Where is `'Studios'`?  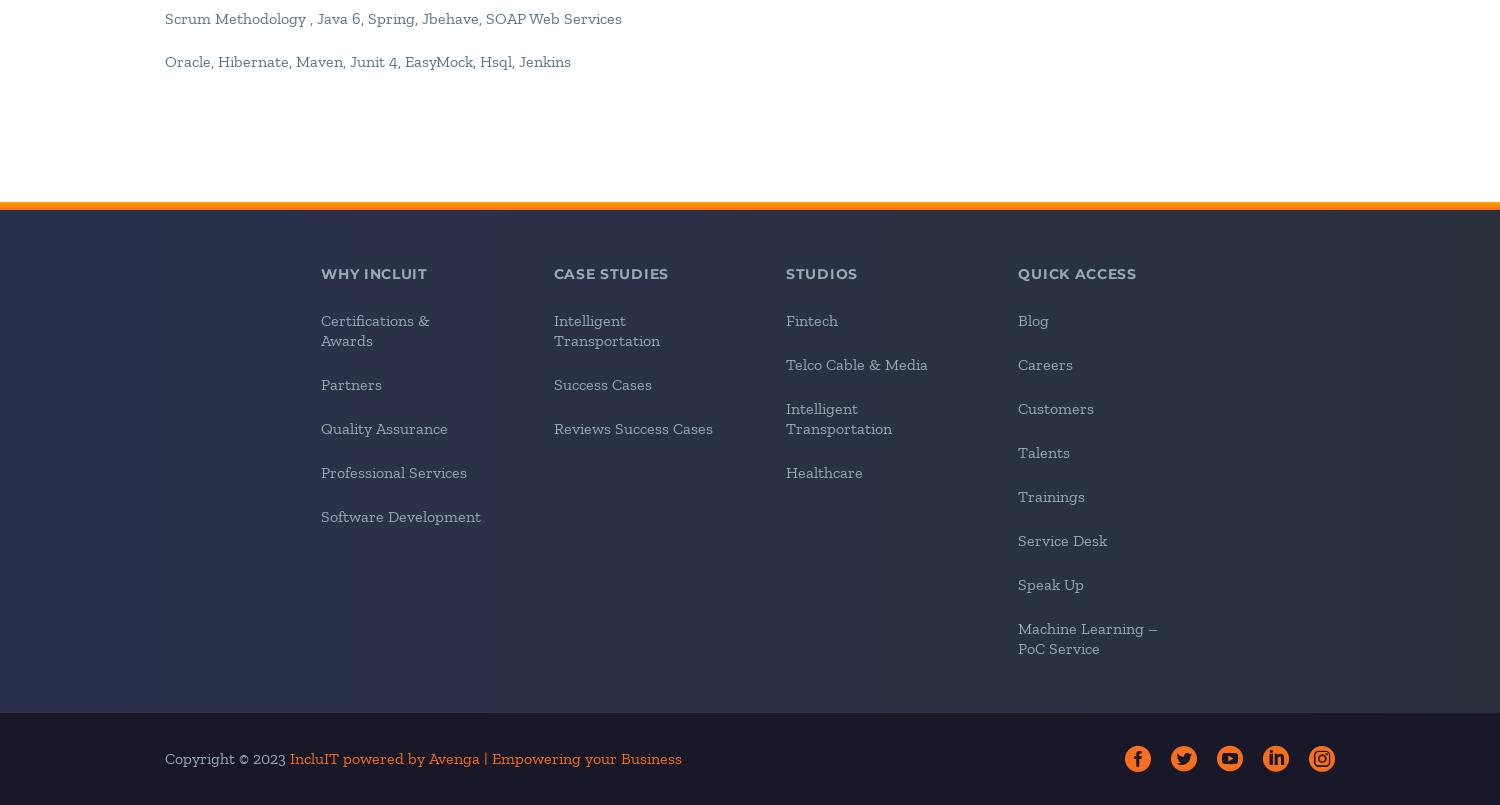
'Studios' is located at coordinates (820, 272).